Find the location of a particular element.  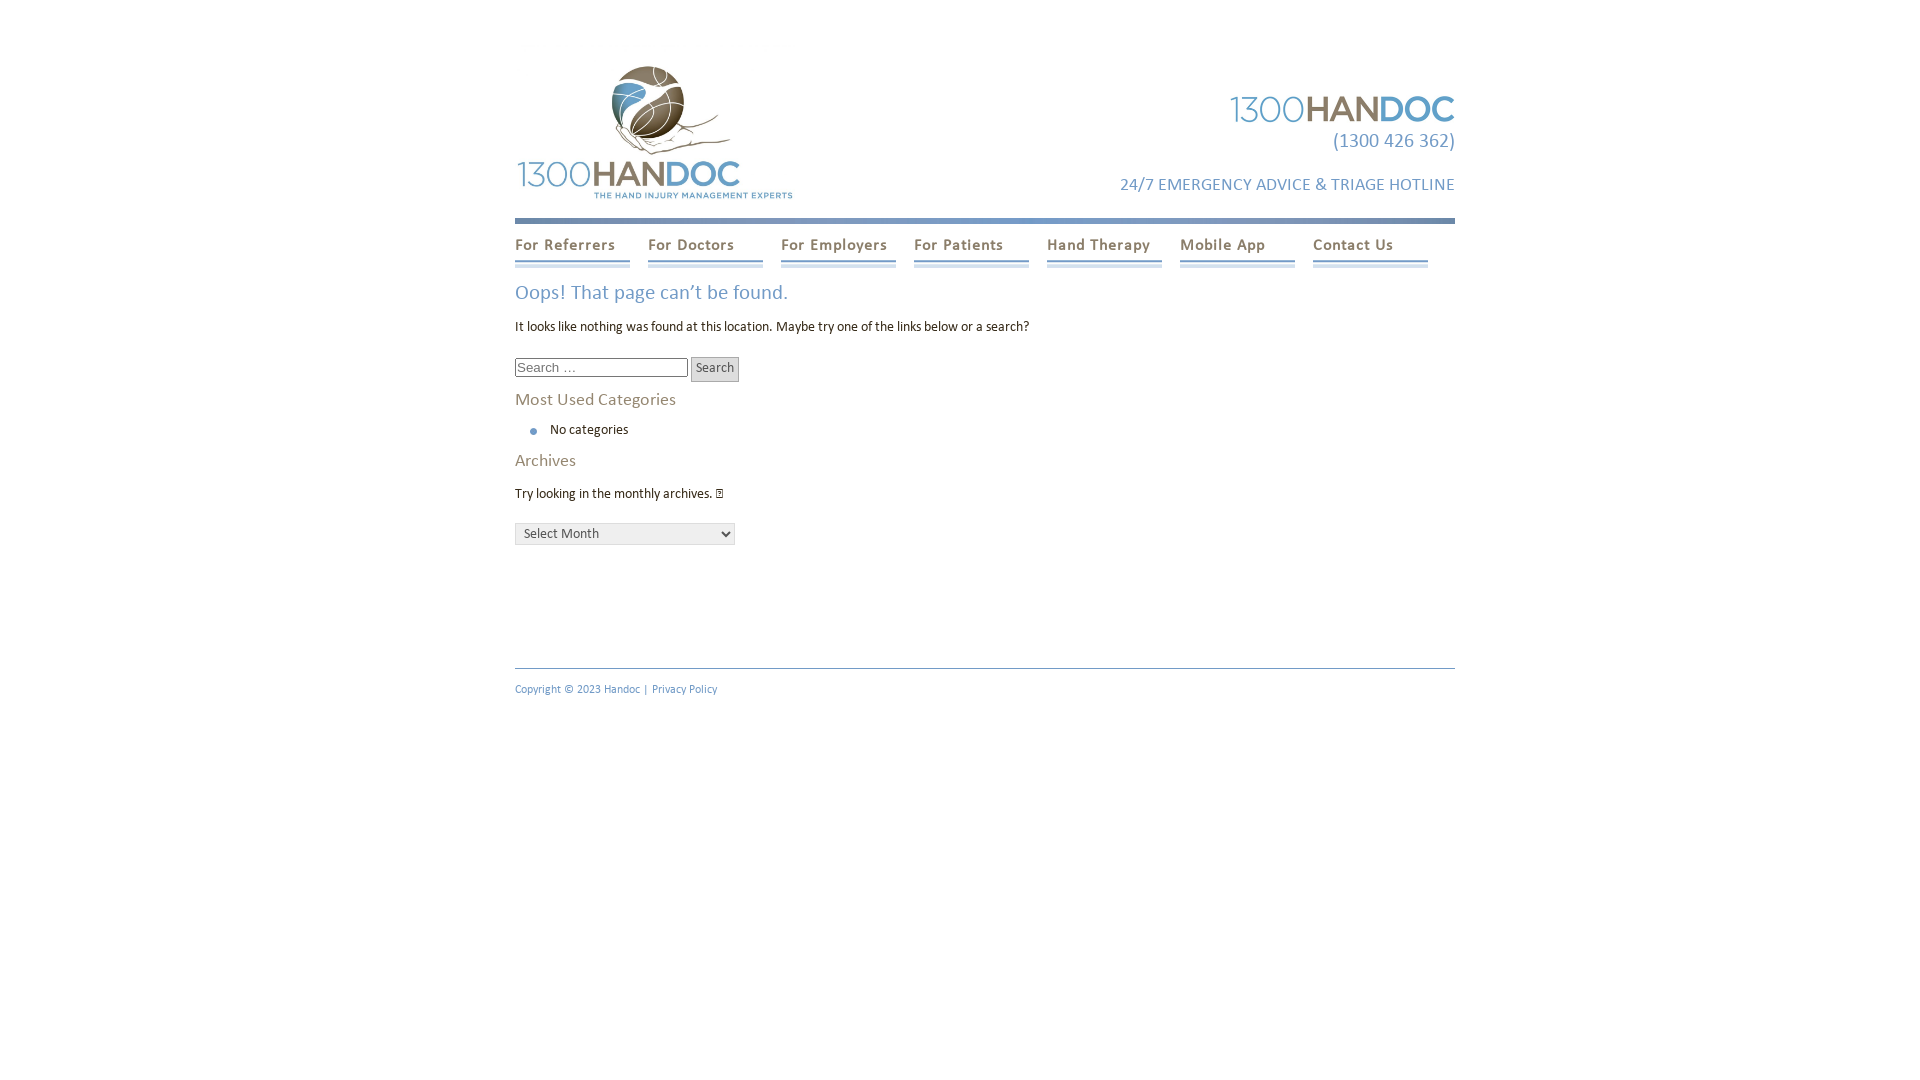

'Search' is located at coordinates (715, 368).